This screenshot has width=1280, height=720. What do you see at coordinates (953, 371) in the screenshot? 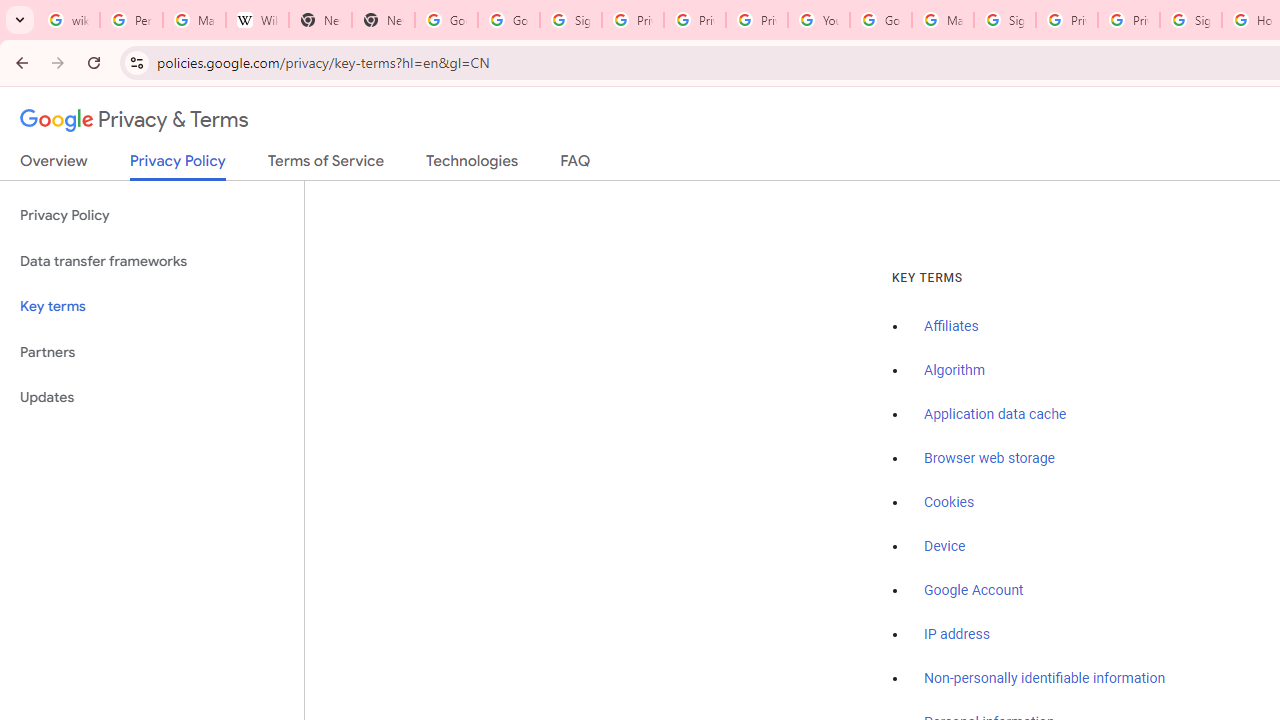
I see `'Algorithm'` at bounding box center [953, 371].